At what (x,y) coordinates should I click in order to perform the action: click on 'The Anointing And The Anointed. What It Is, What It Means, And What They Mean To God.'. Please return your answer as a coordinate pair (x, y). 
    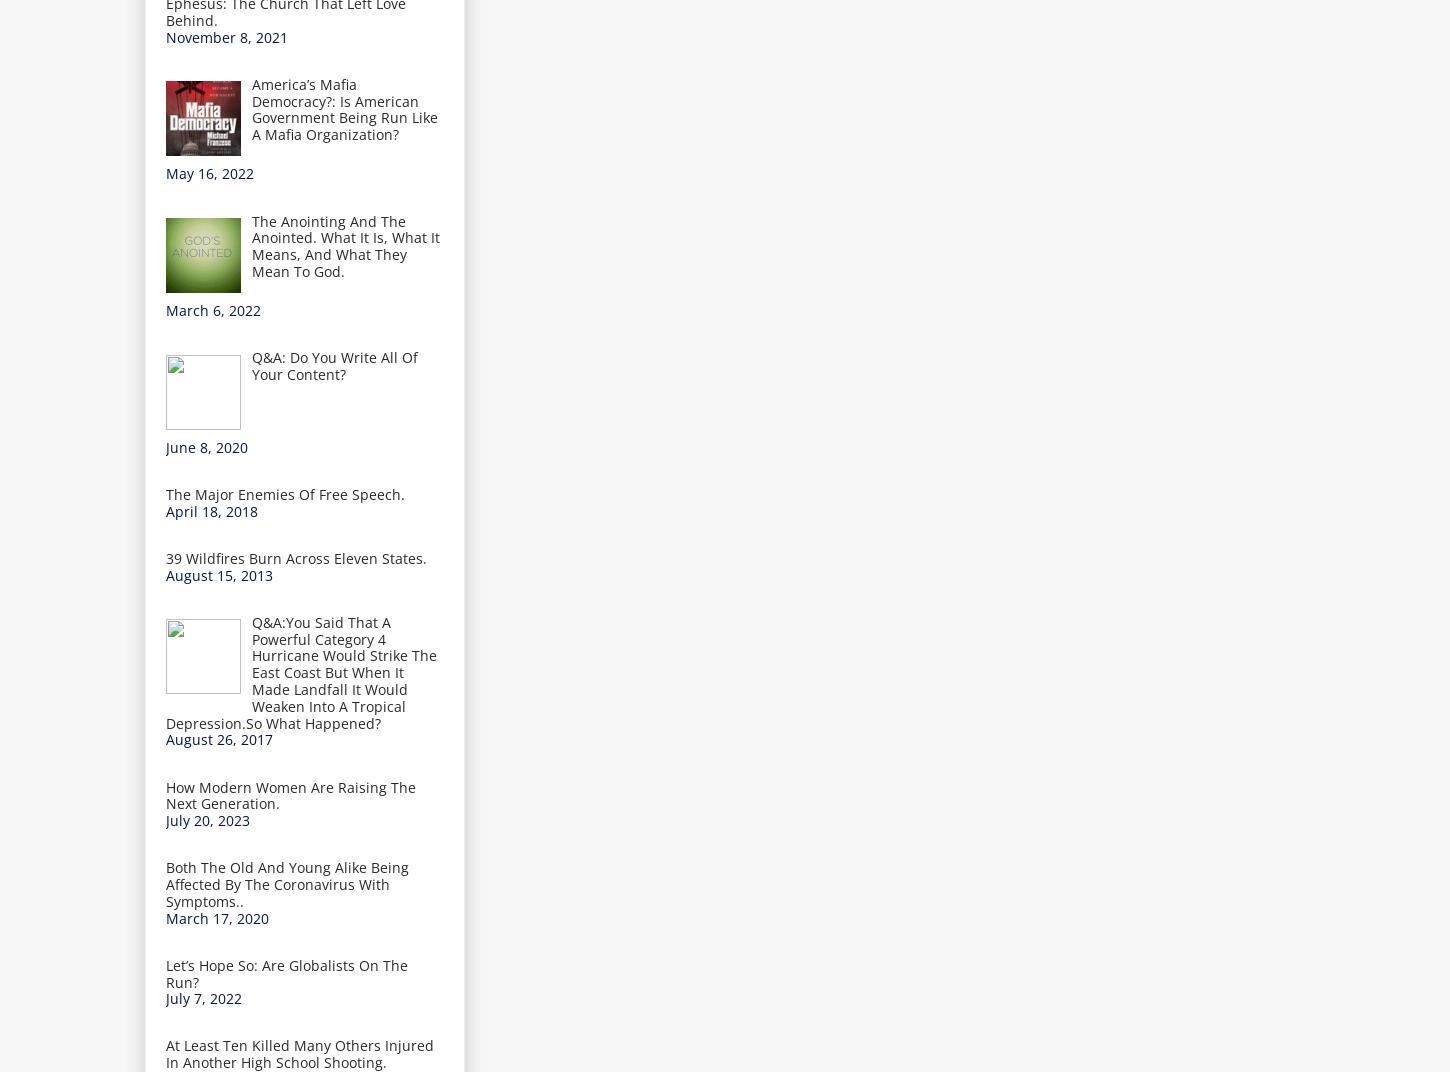
    Looking at the image, I should click on (344, 245).